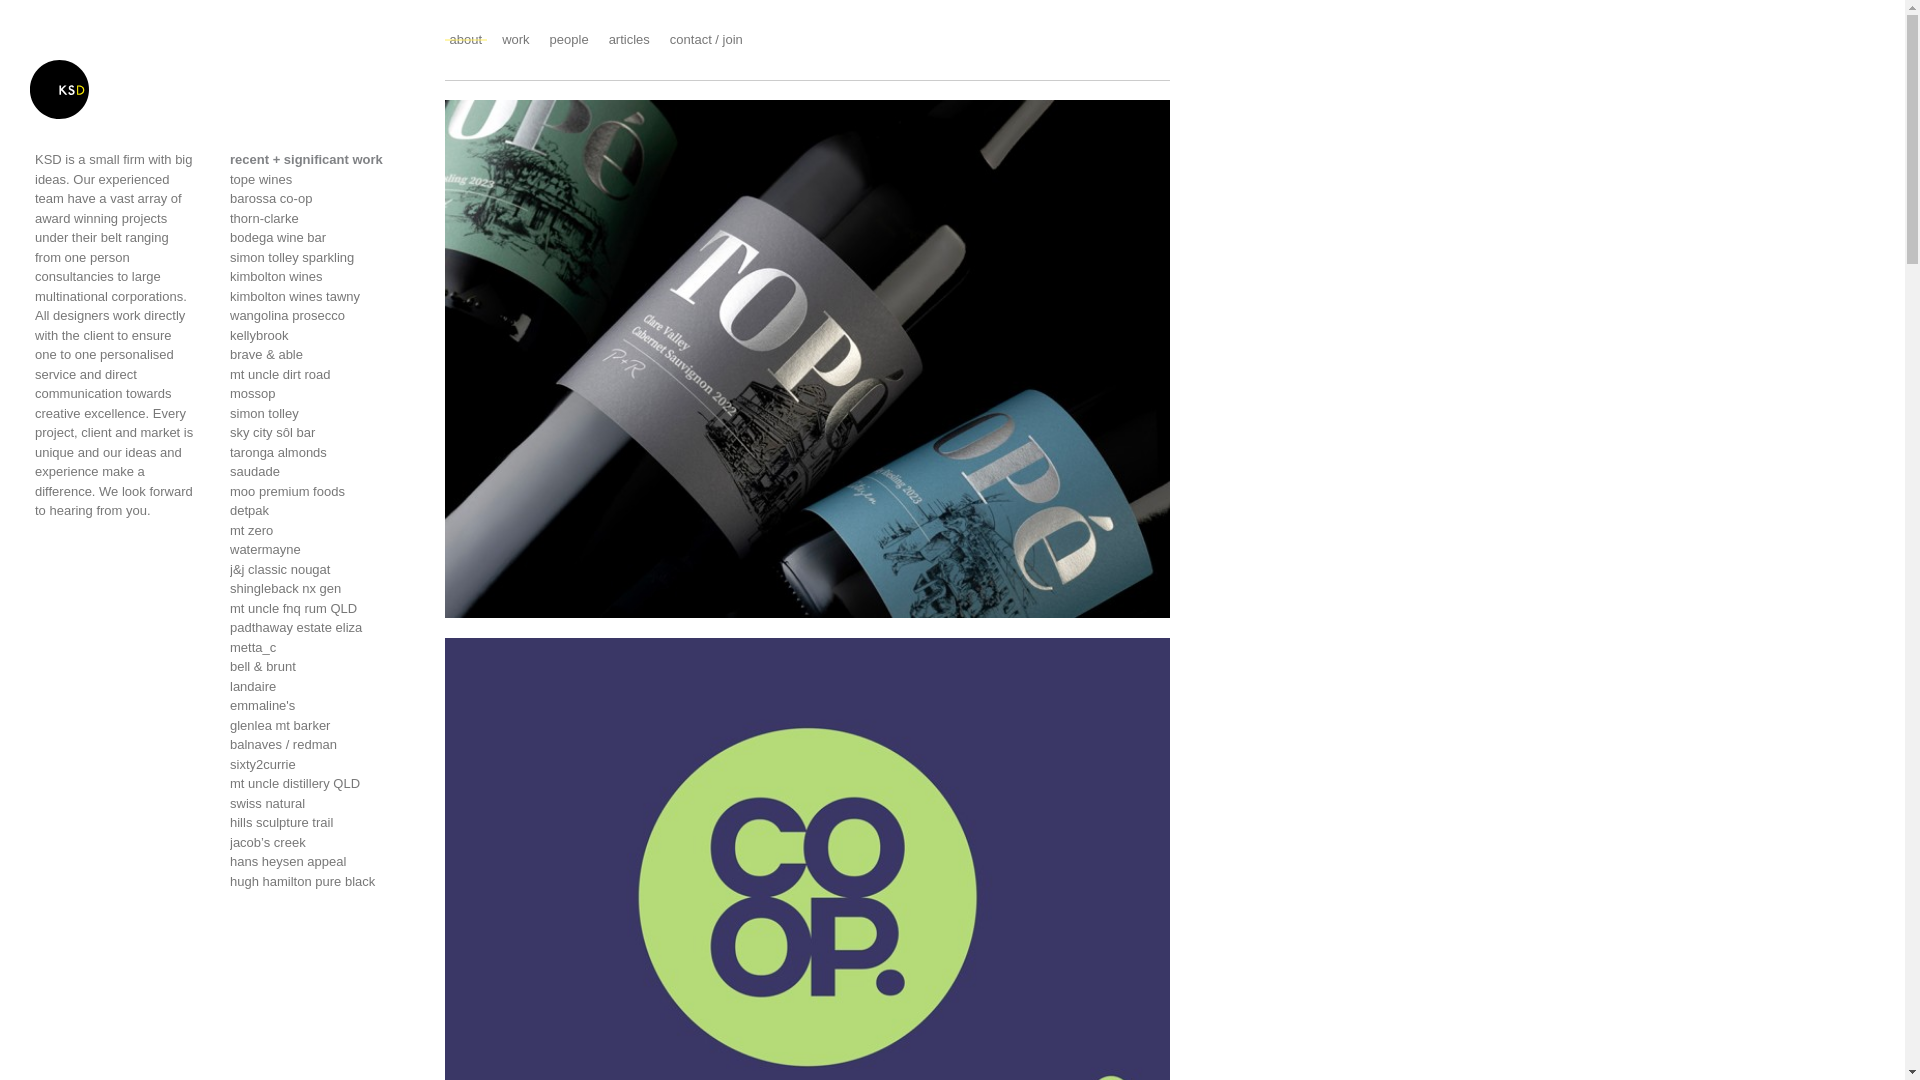 The width and height of the screenshot is (1920, 1080). I want to click on 'detpak', so click(320, 509).